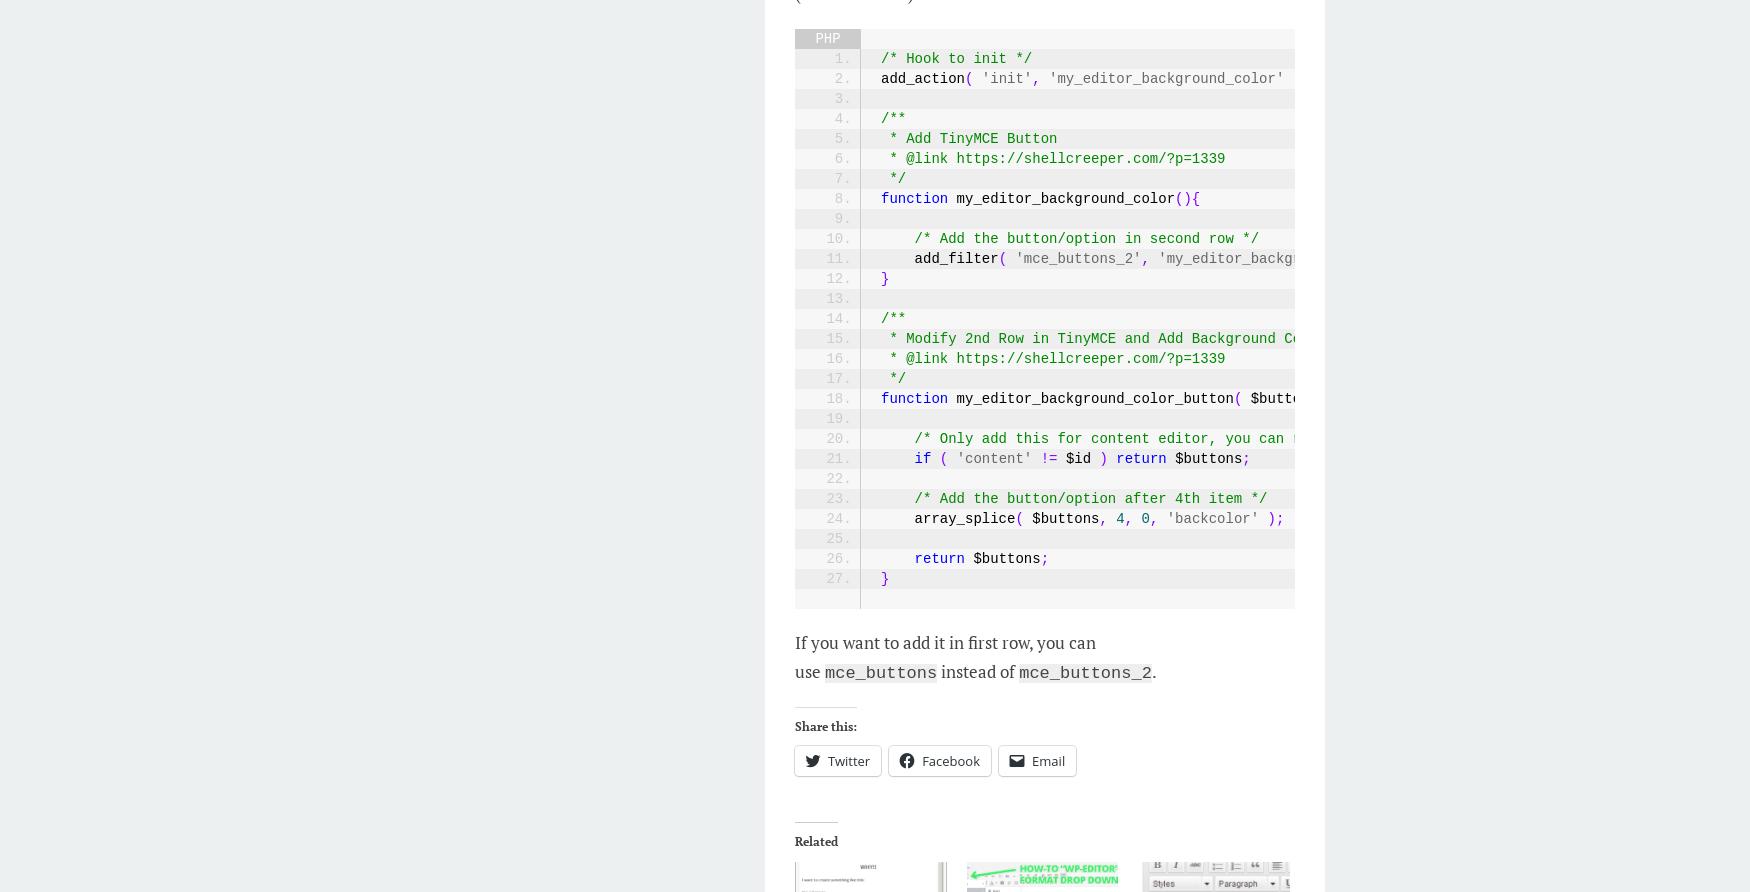  I want to click on '!=', so click(1047, 459).